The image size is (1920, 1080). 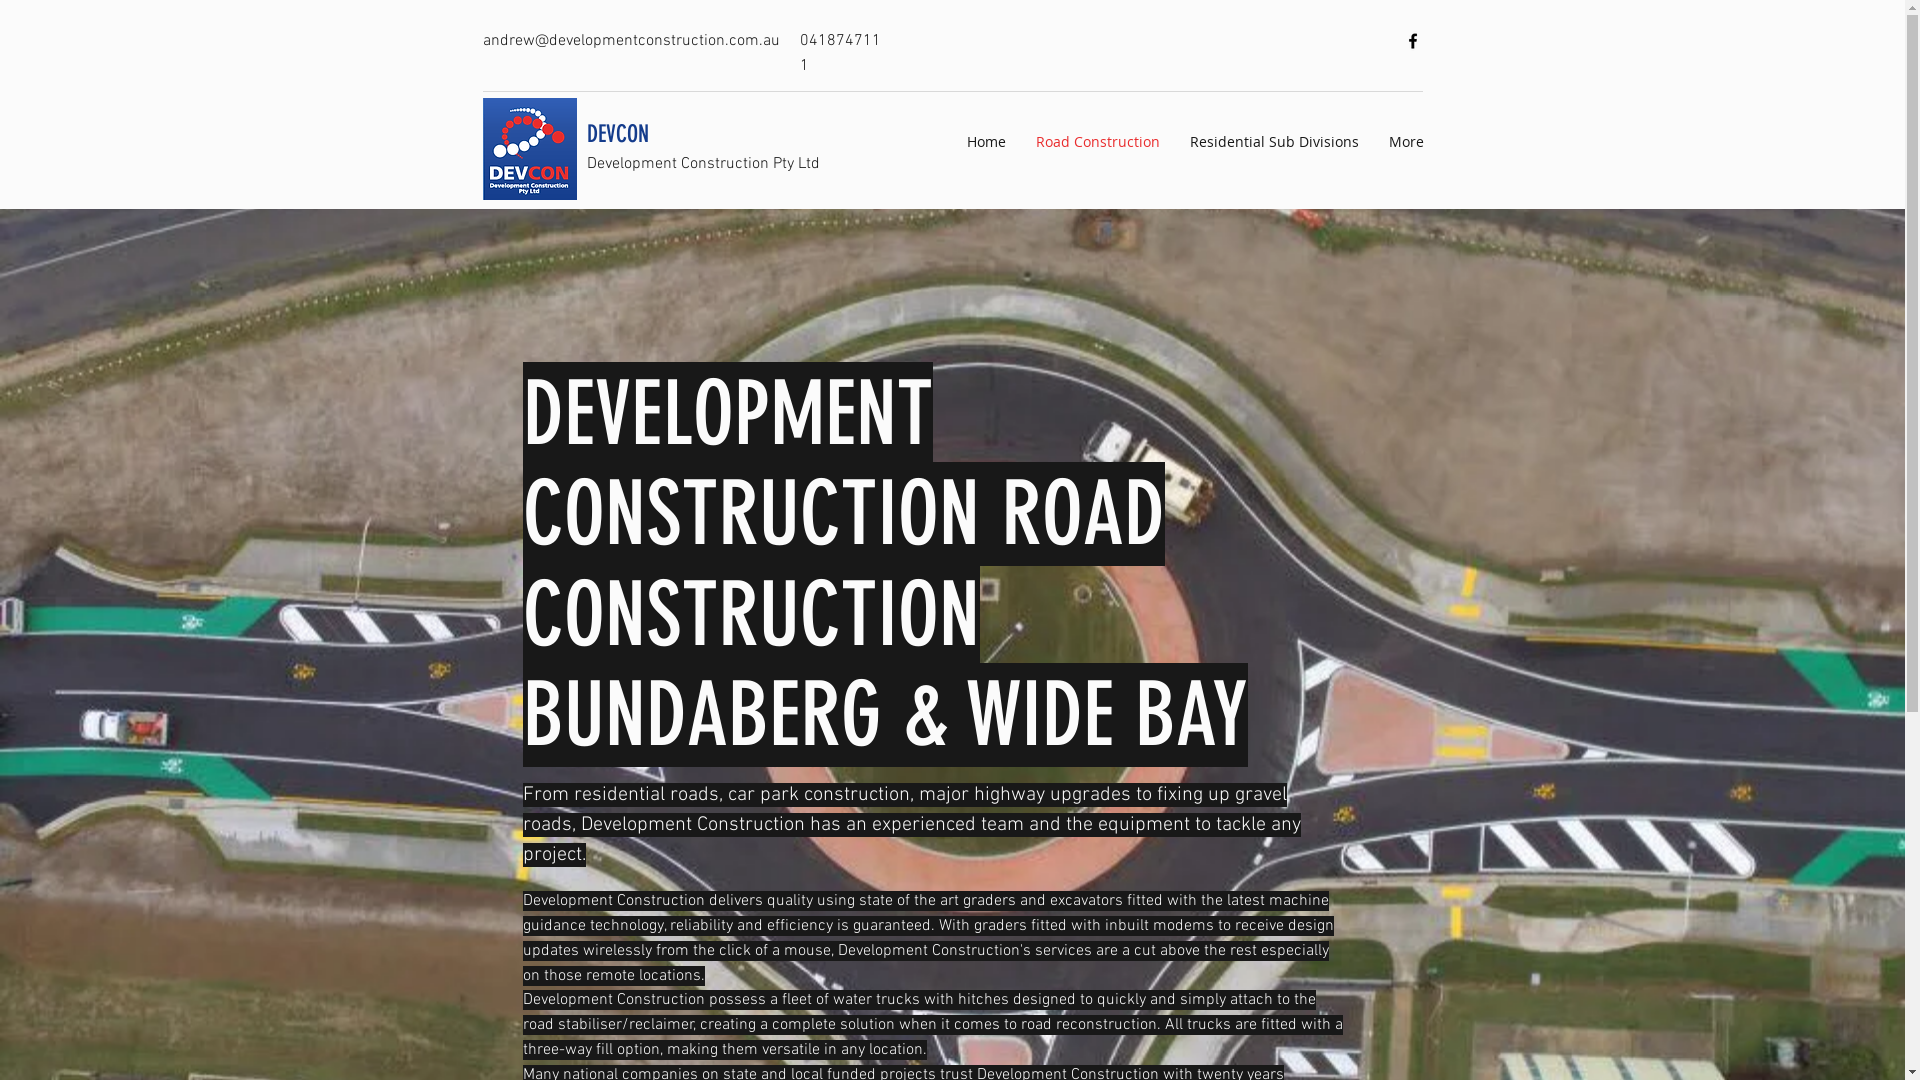 What do you see at coordinates (986, 141) in the screenshot?
I see `'Home'` at bounding box center [986, 141].